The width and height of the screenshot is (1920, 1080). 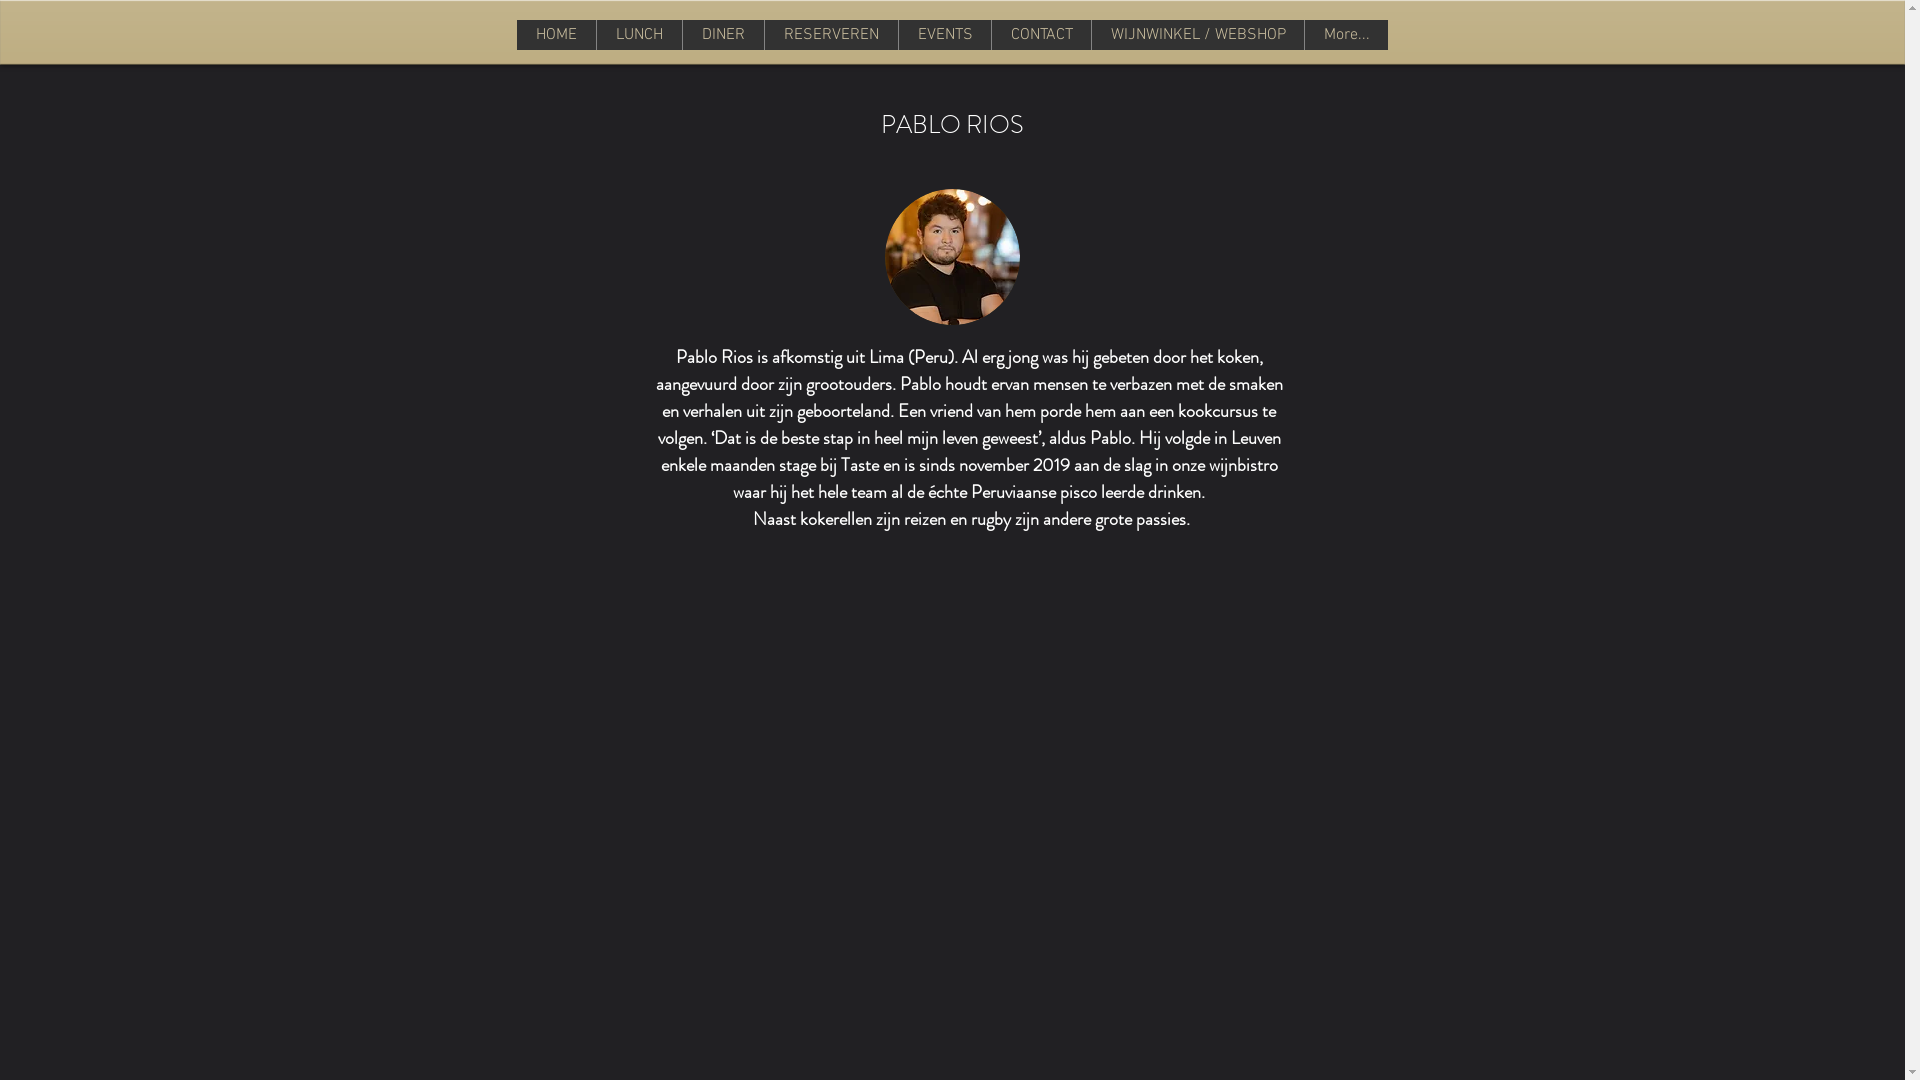 What do you see at coordinates (830, 34) in the screenshot?
I see `'RESERVEREN'` at bounding box center [830, 34].